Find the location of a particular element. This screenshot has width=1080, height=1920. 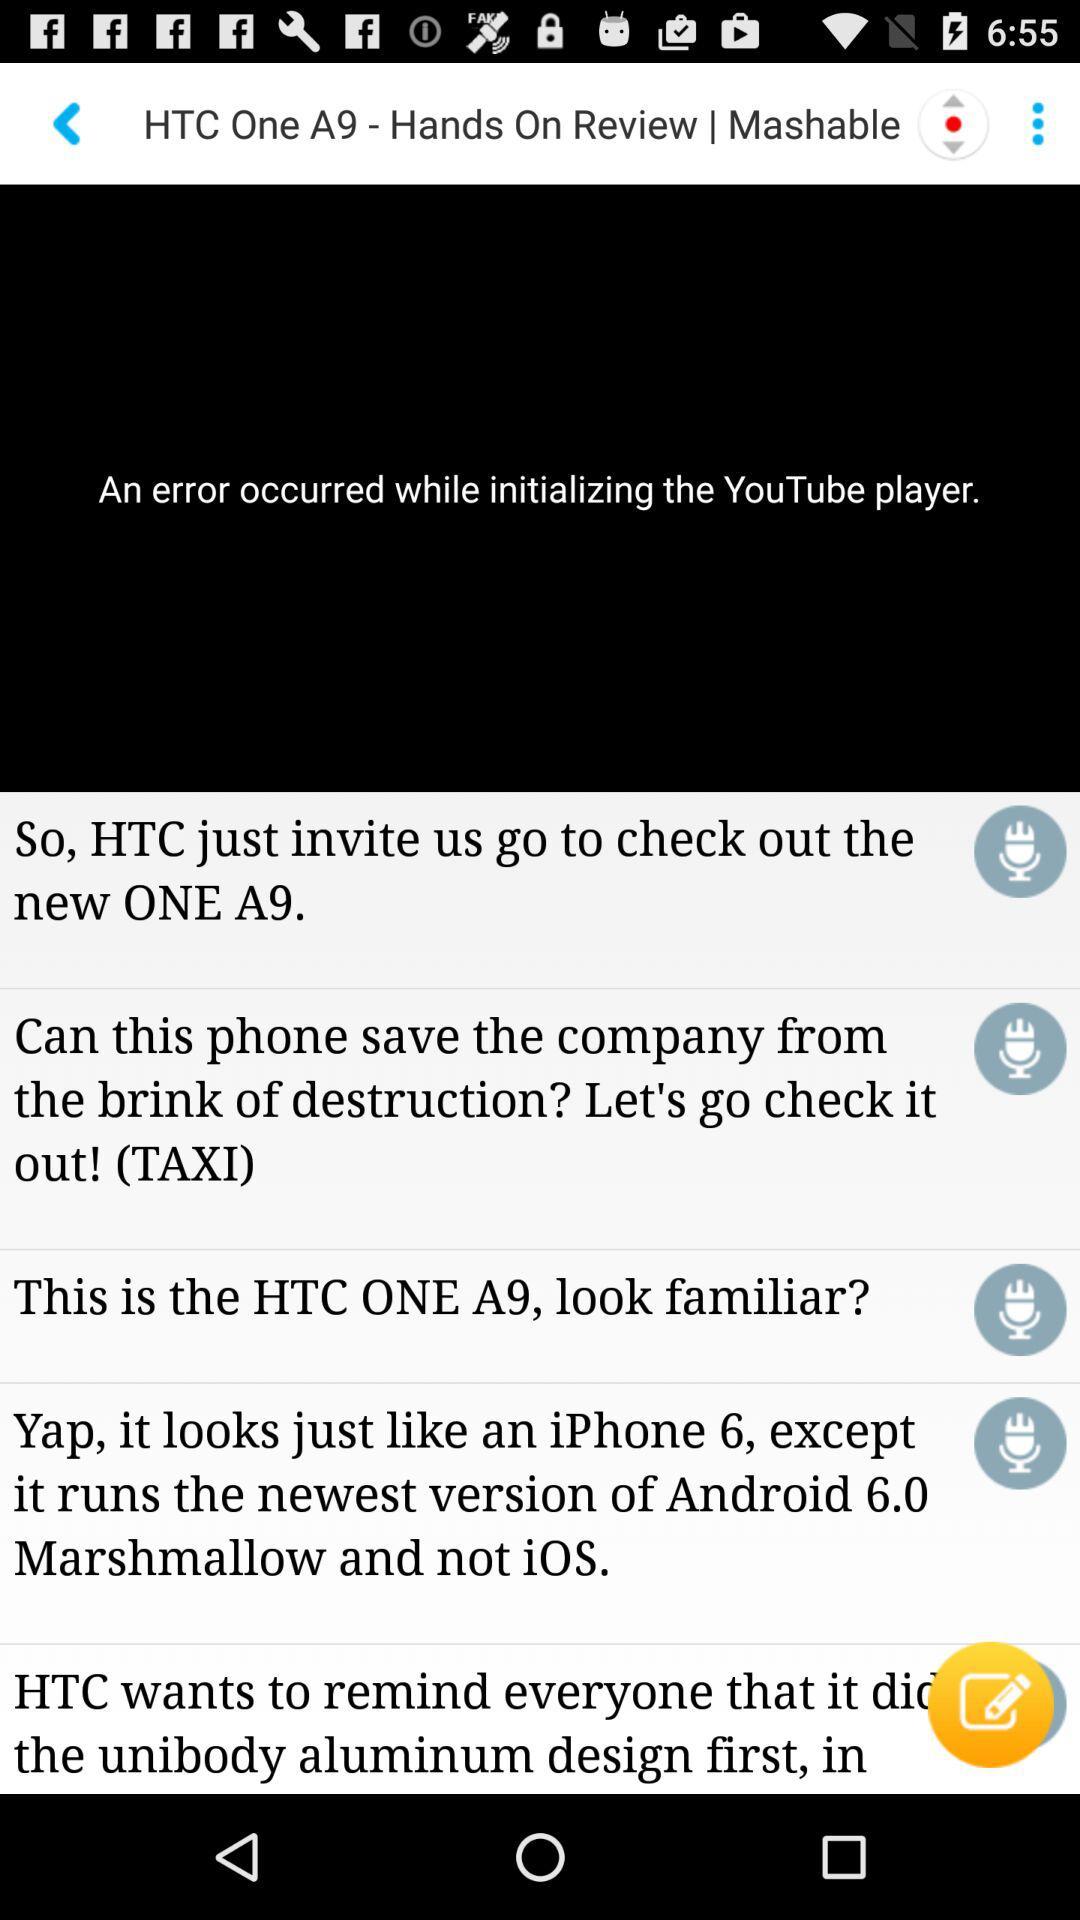

the edit icon is located at coordinates (990, 1824).